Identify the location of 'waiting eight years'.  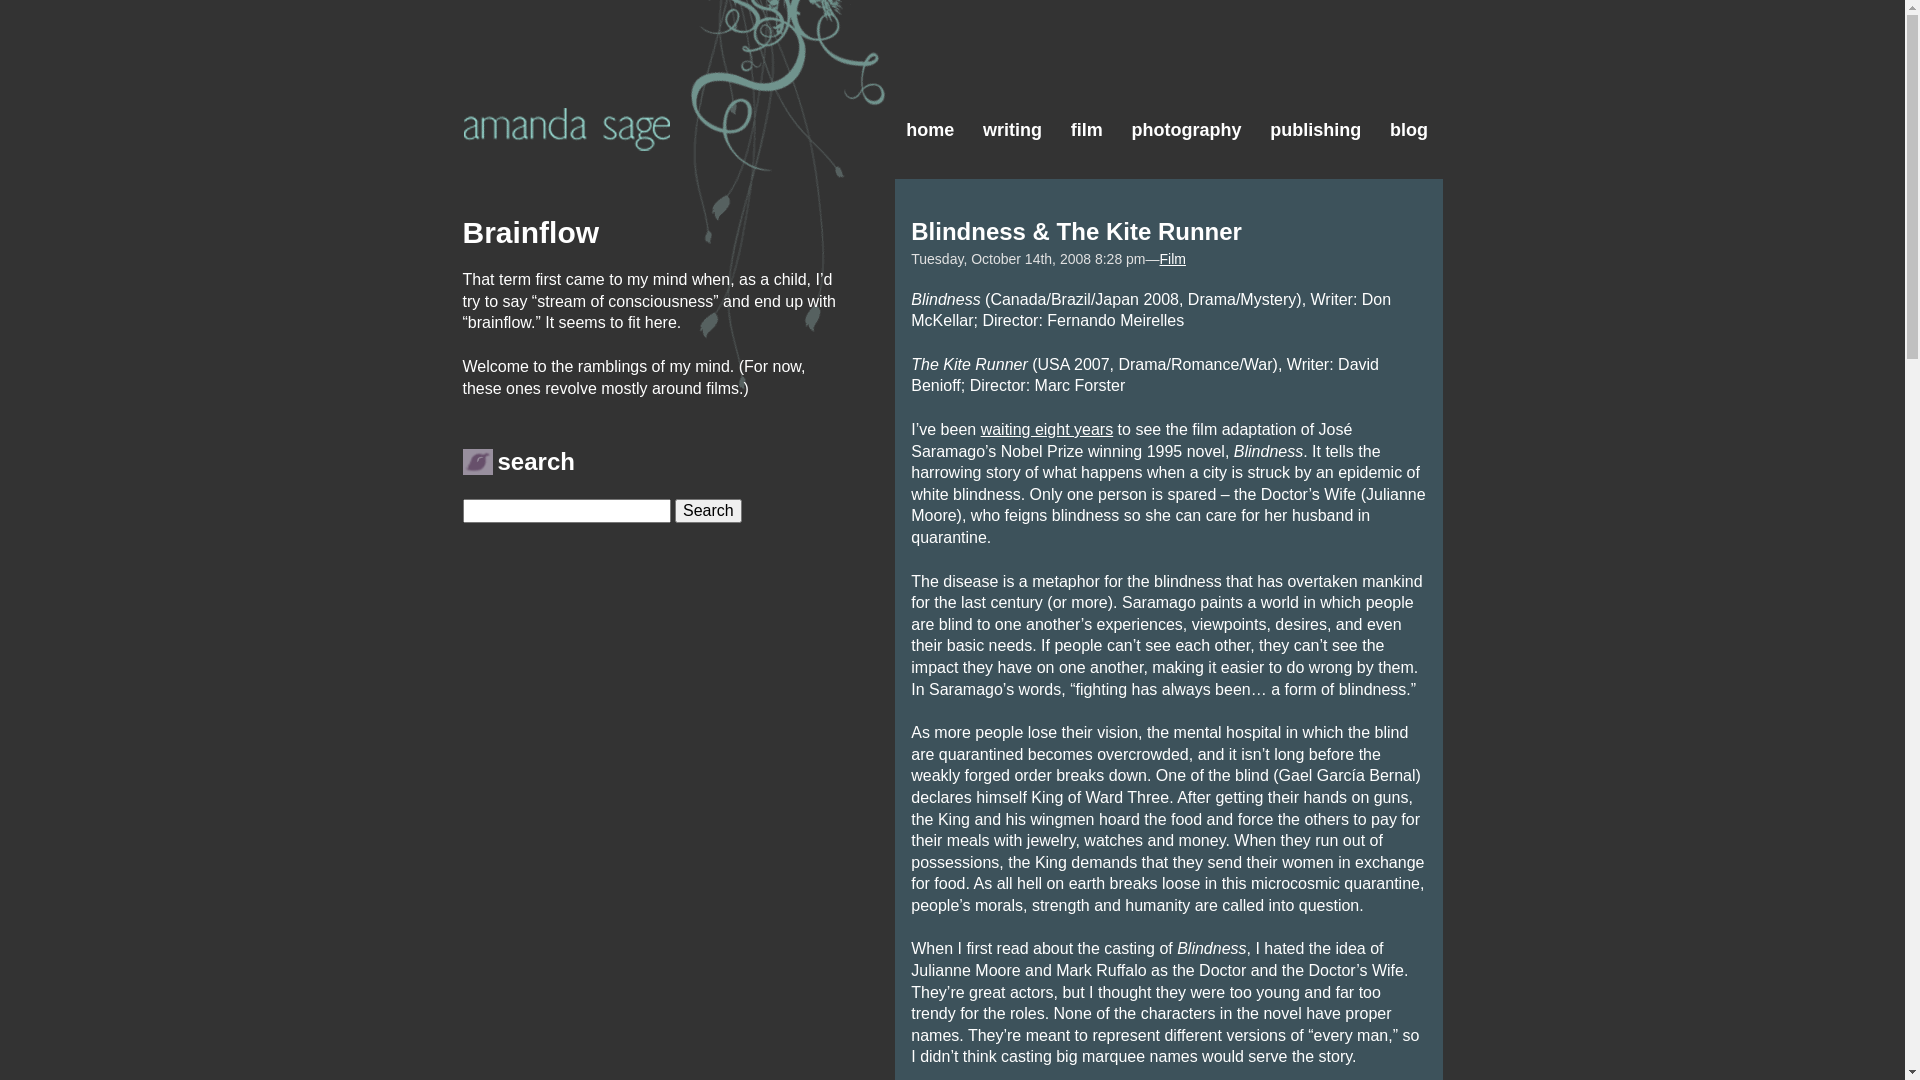
(1046, 428).